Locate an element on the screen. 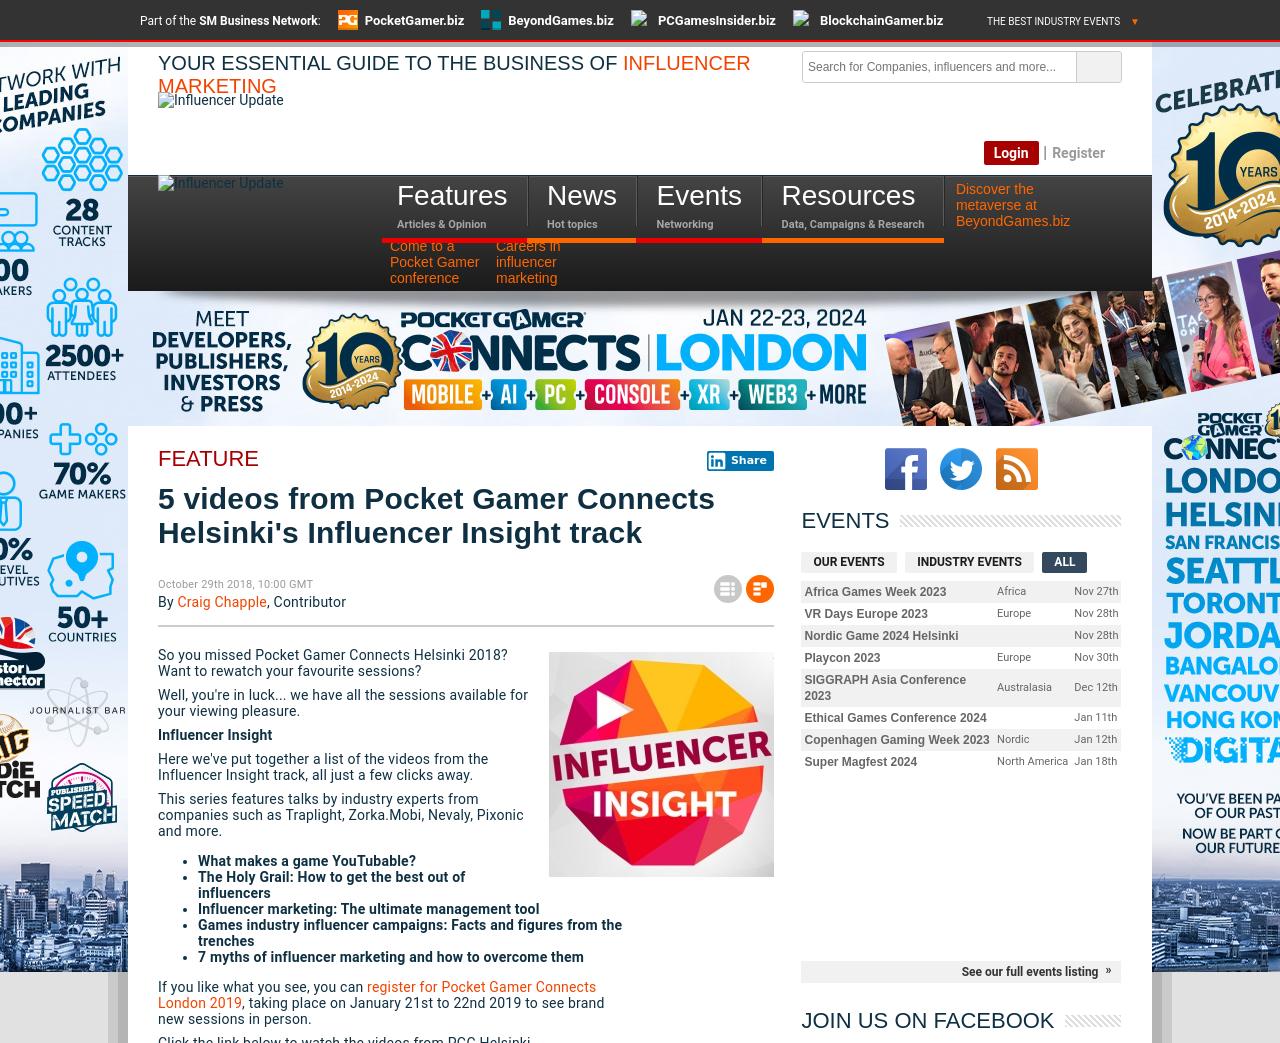 The image size is (1280, 1043). 'metaverse at' is located at coordinates (995, 203).